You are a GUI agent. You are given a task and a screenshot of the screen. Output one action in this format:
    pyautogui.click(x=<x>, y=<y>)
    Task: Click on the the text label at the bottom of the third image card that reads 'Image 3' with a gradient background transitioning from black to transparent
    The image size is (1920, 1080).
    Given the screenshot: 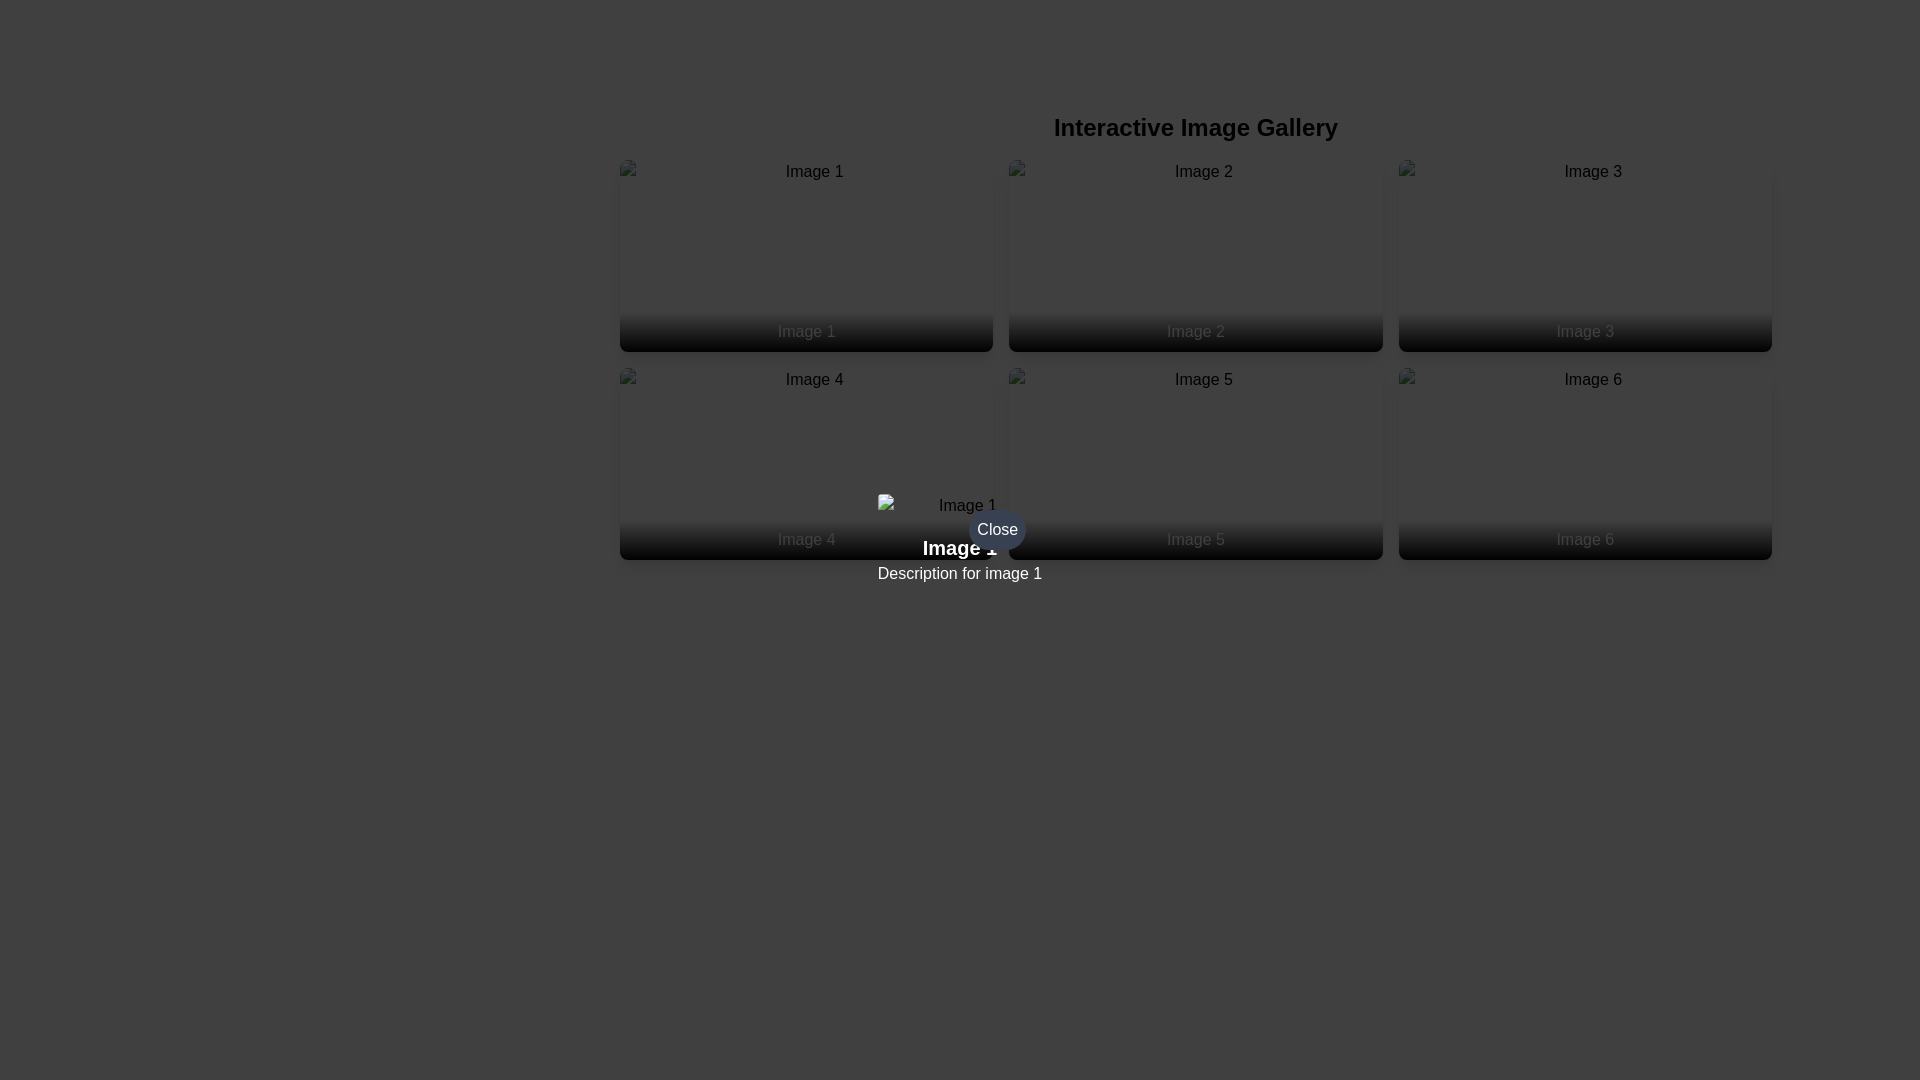 What is the action you would take?
    pyautogui.click(x=1584, y=330)
    